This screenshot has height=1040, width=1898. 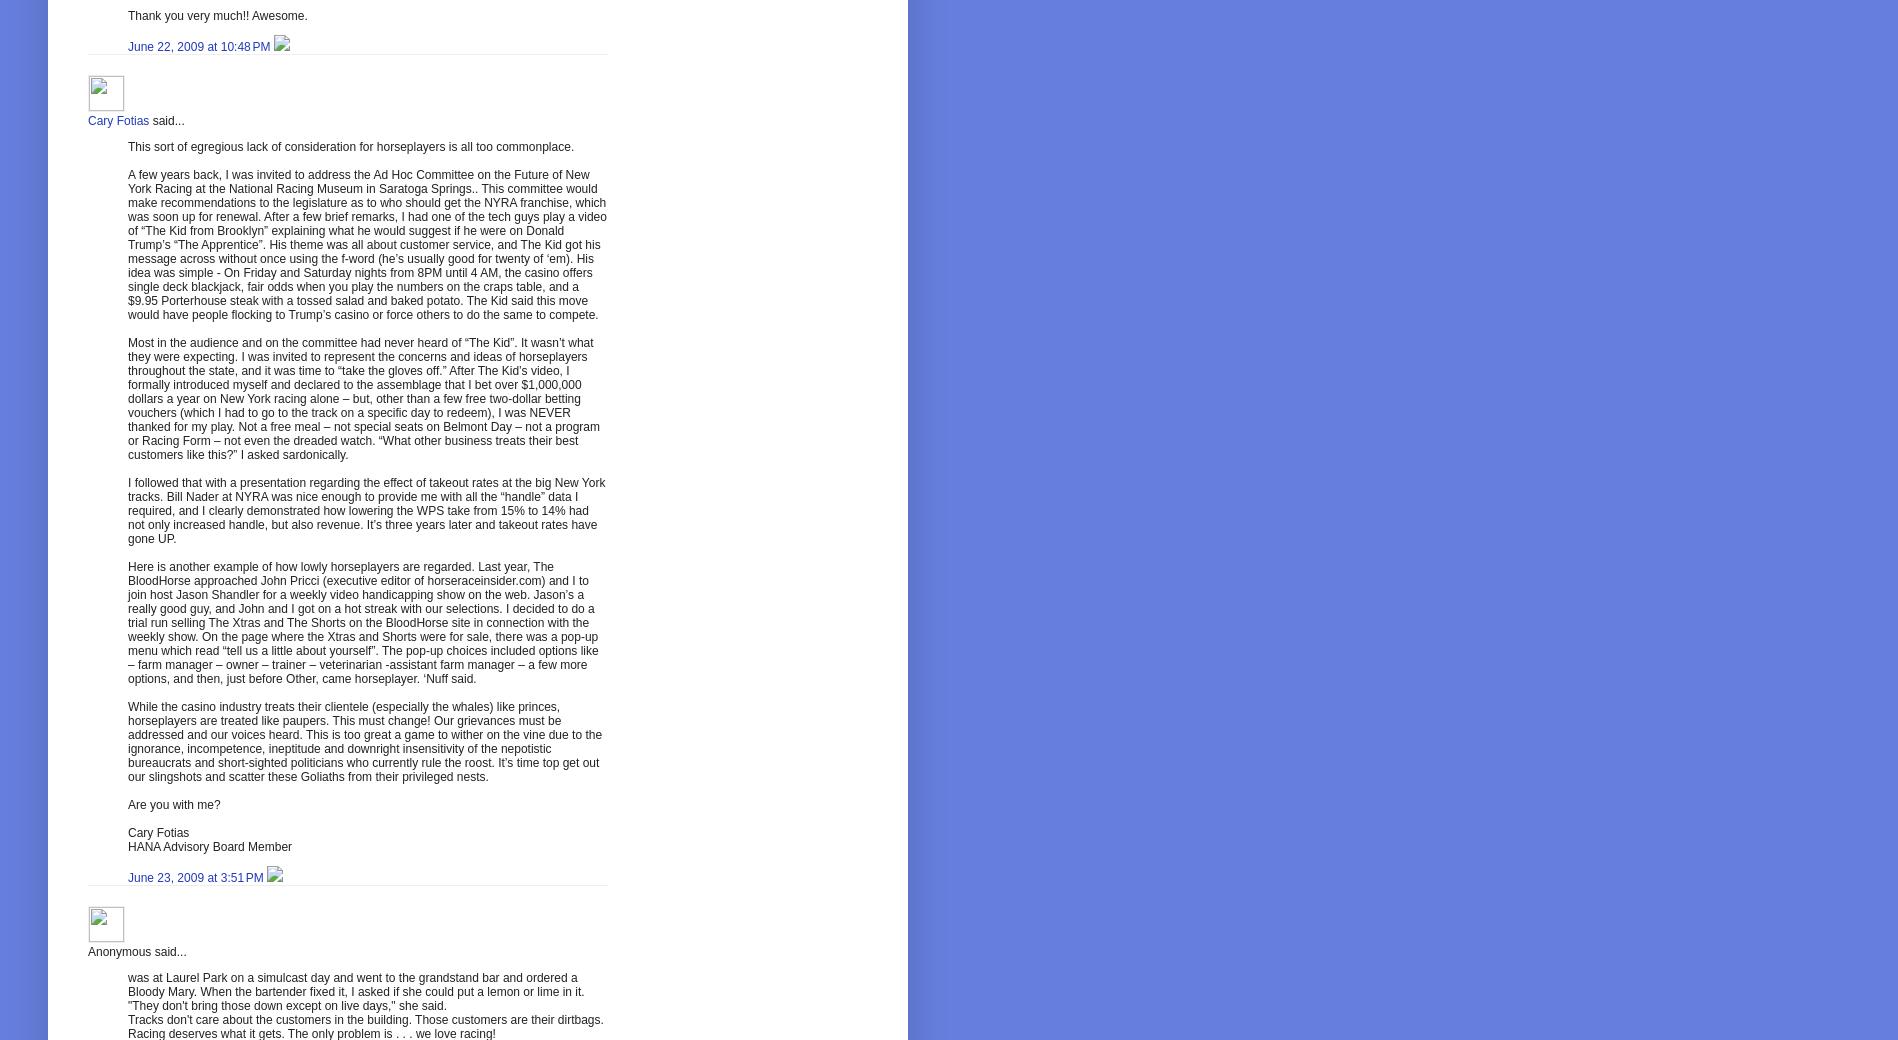 I want to click on 'Anonymous
said...', so click(x=137, y=952).